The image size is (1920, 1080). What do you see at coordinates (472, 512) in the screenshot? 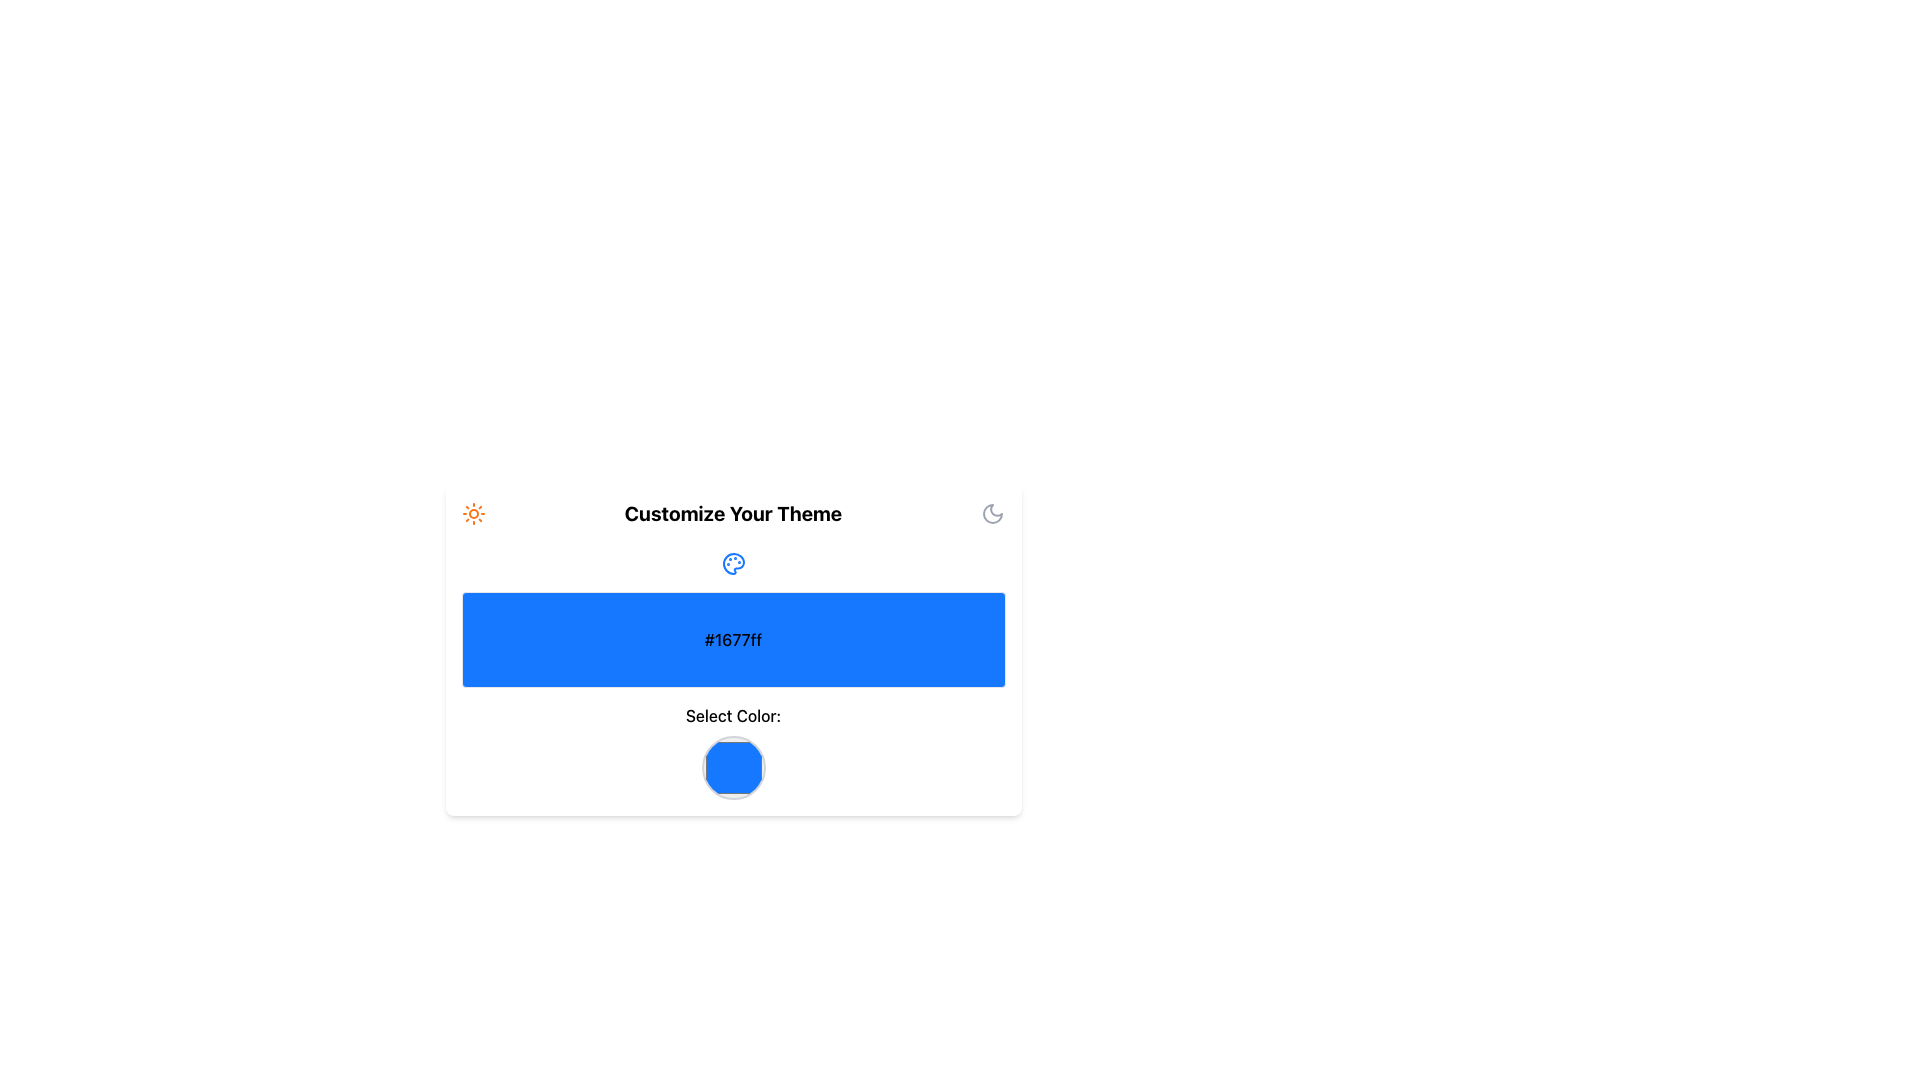
I see `the orange sun icon button located to the left of the 'Customize Your Theme' header` at bounding box center [472, 512].